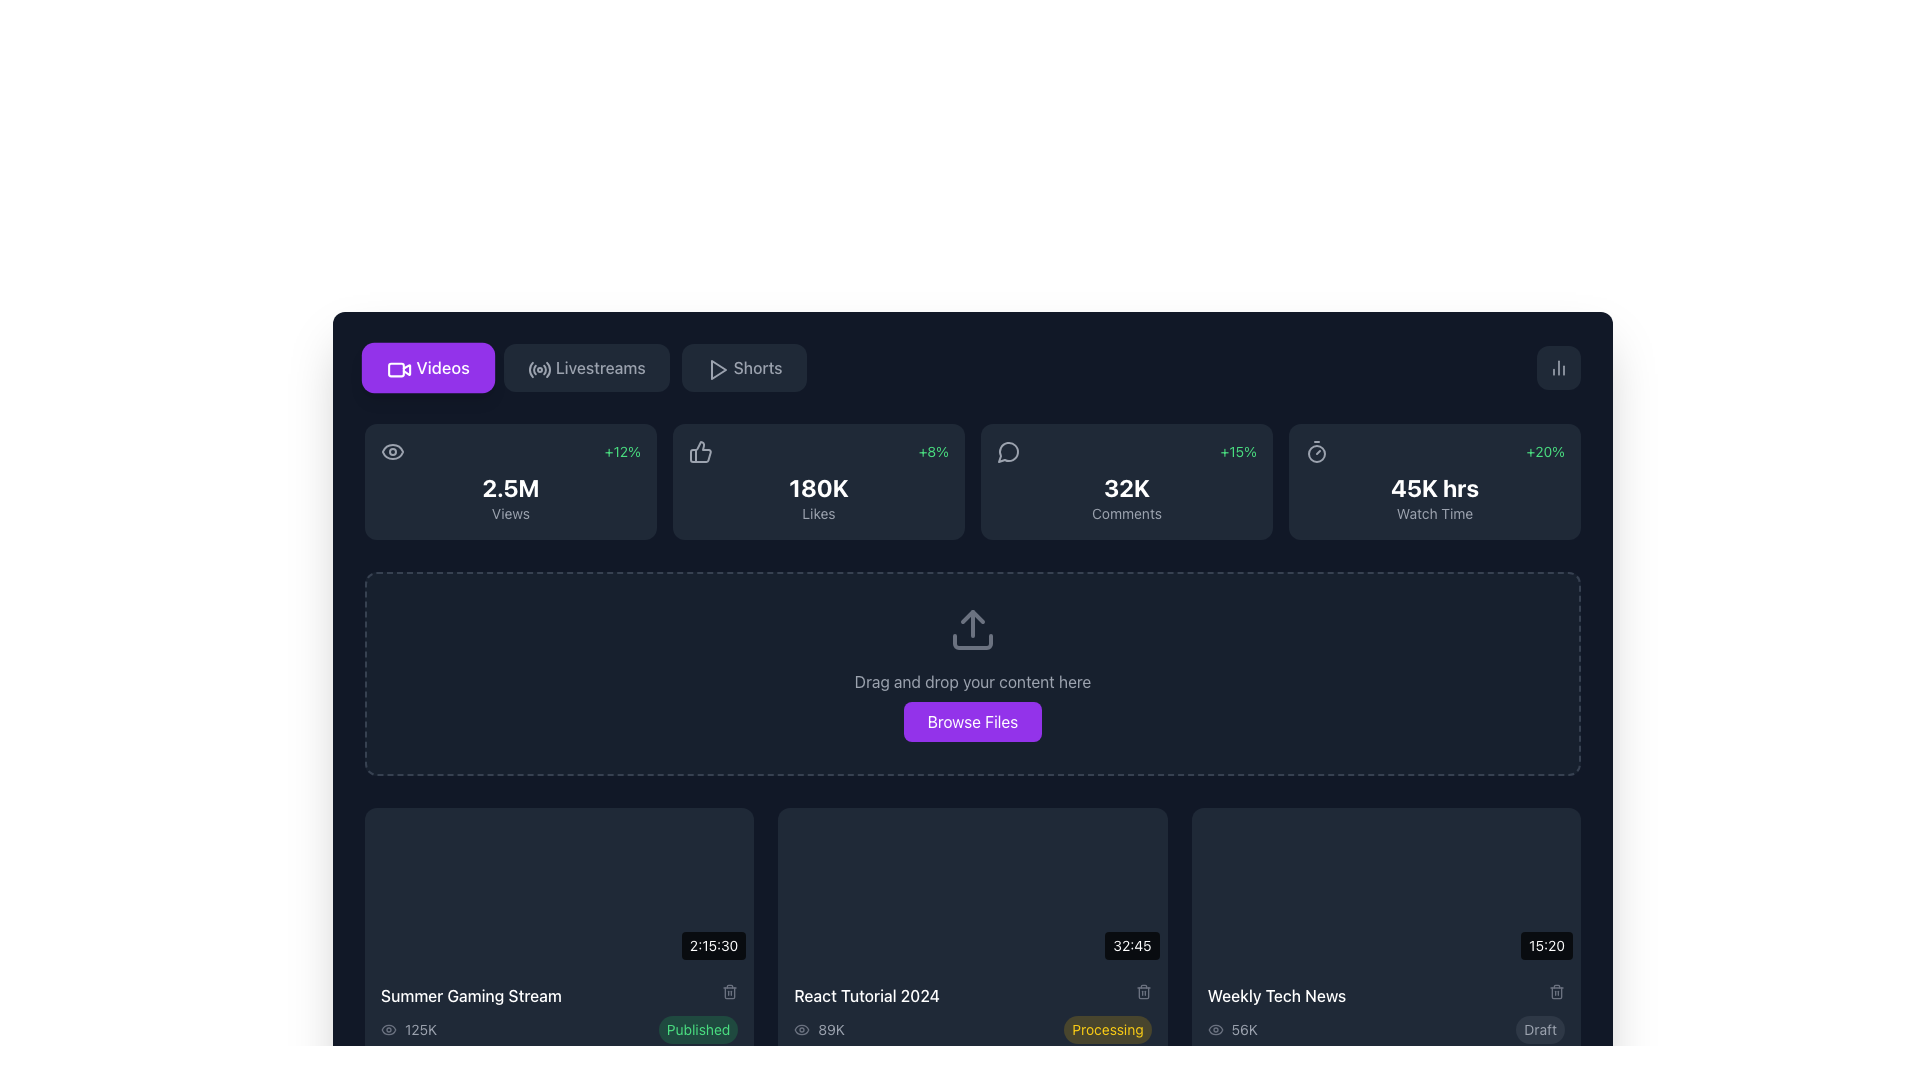 This screenshot has height=1080, width=1920. What do you see at coordinates (599, 367) in the screenshot?
I see `the 'Livestreams' text label located within the navigation button, positioned between 'Videos' and 'Shorts' options, indicating its purpose to navigate to the 'Livestreams' section` at bounding box center [599, 367].